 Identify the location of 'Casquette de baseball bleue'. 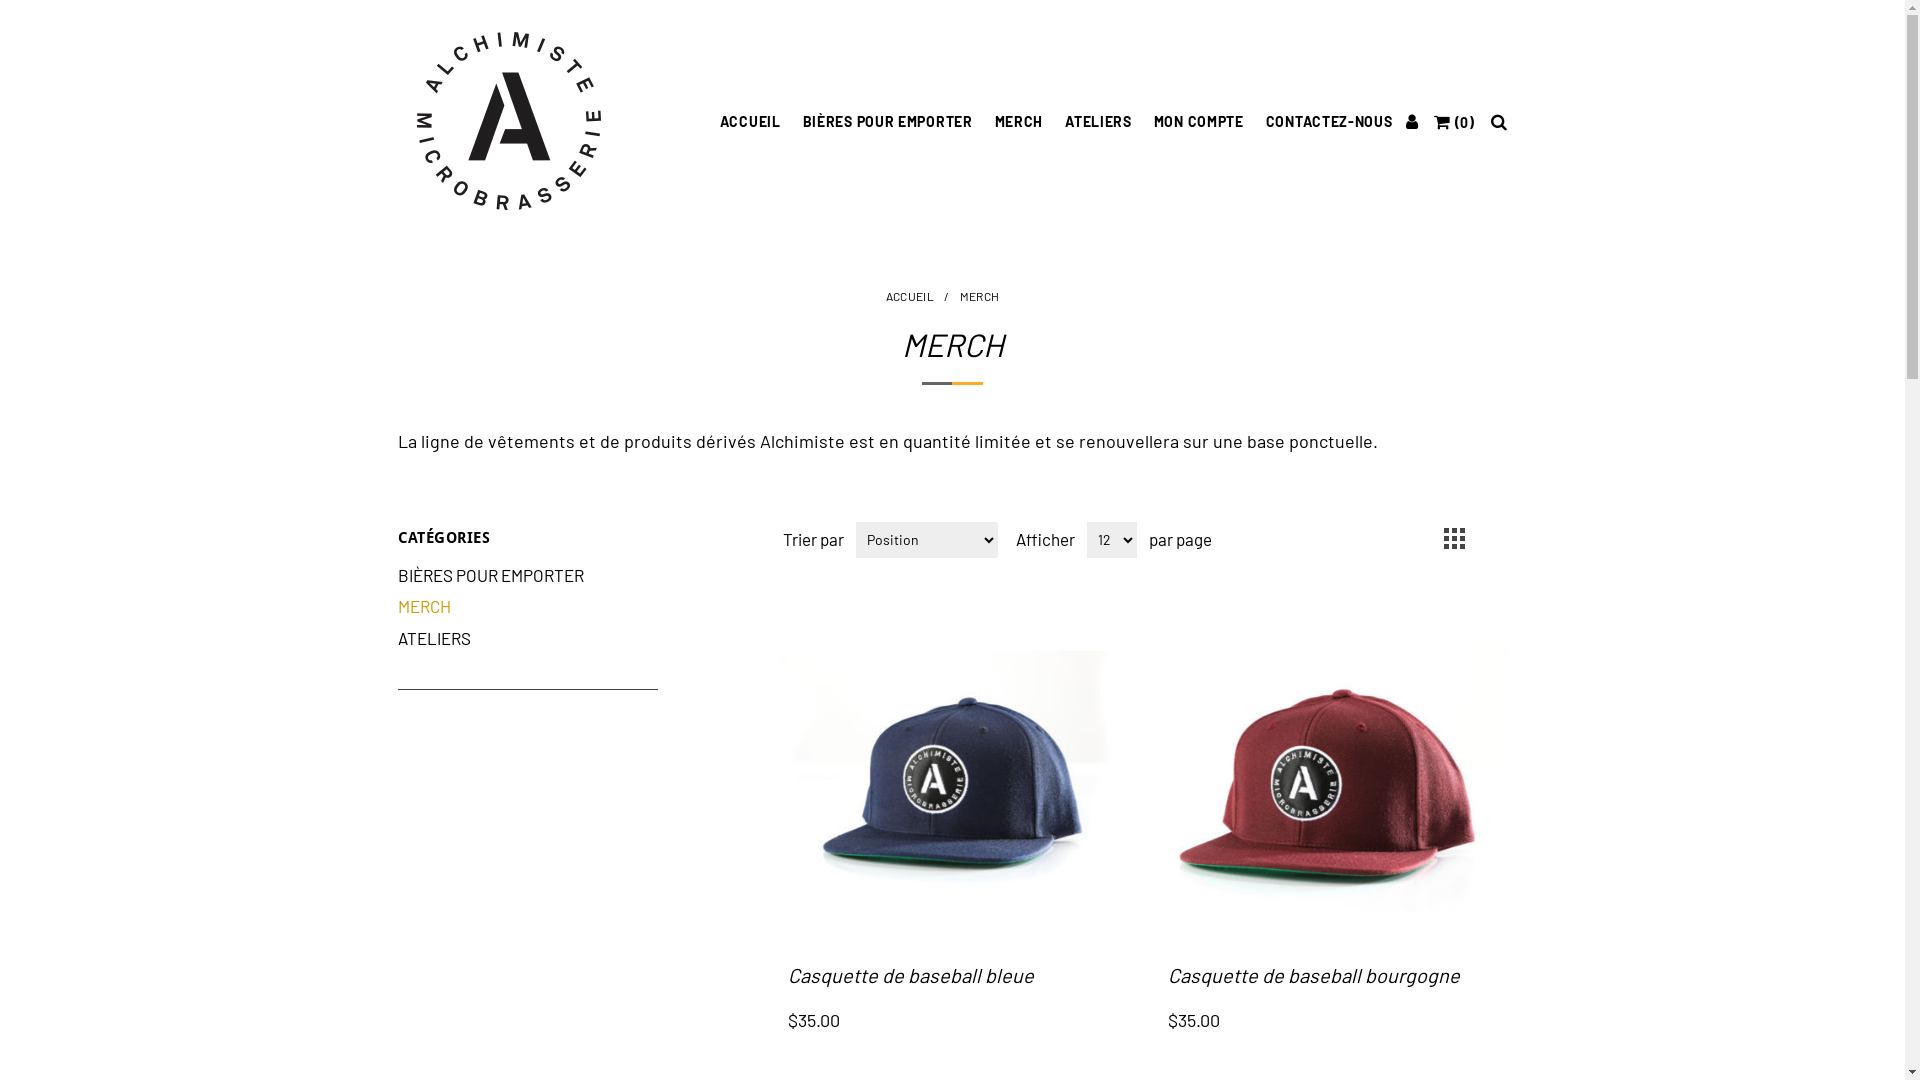
(952, 974).